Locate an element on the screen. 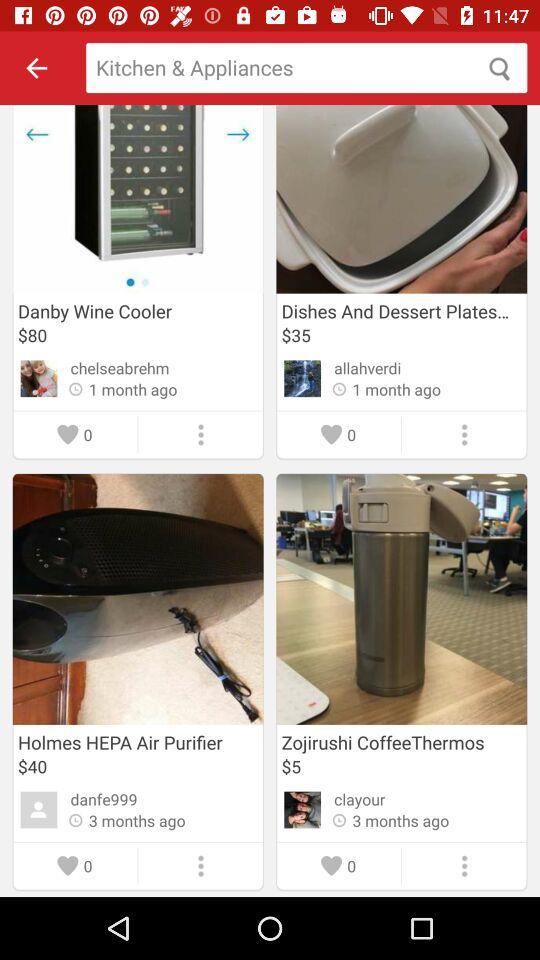 This screenshot has height=960, width=540. search for products is located at coordinates (306, 68).